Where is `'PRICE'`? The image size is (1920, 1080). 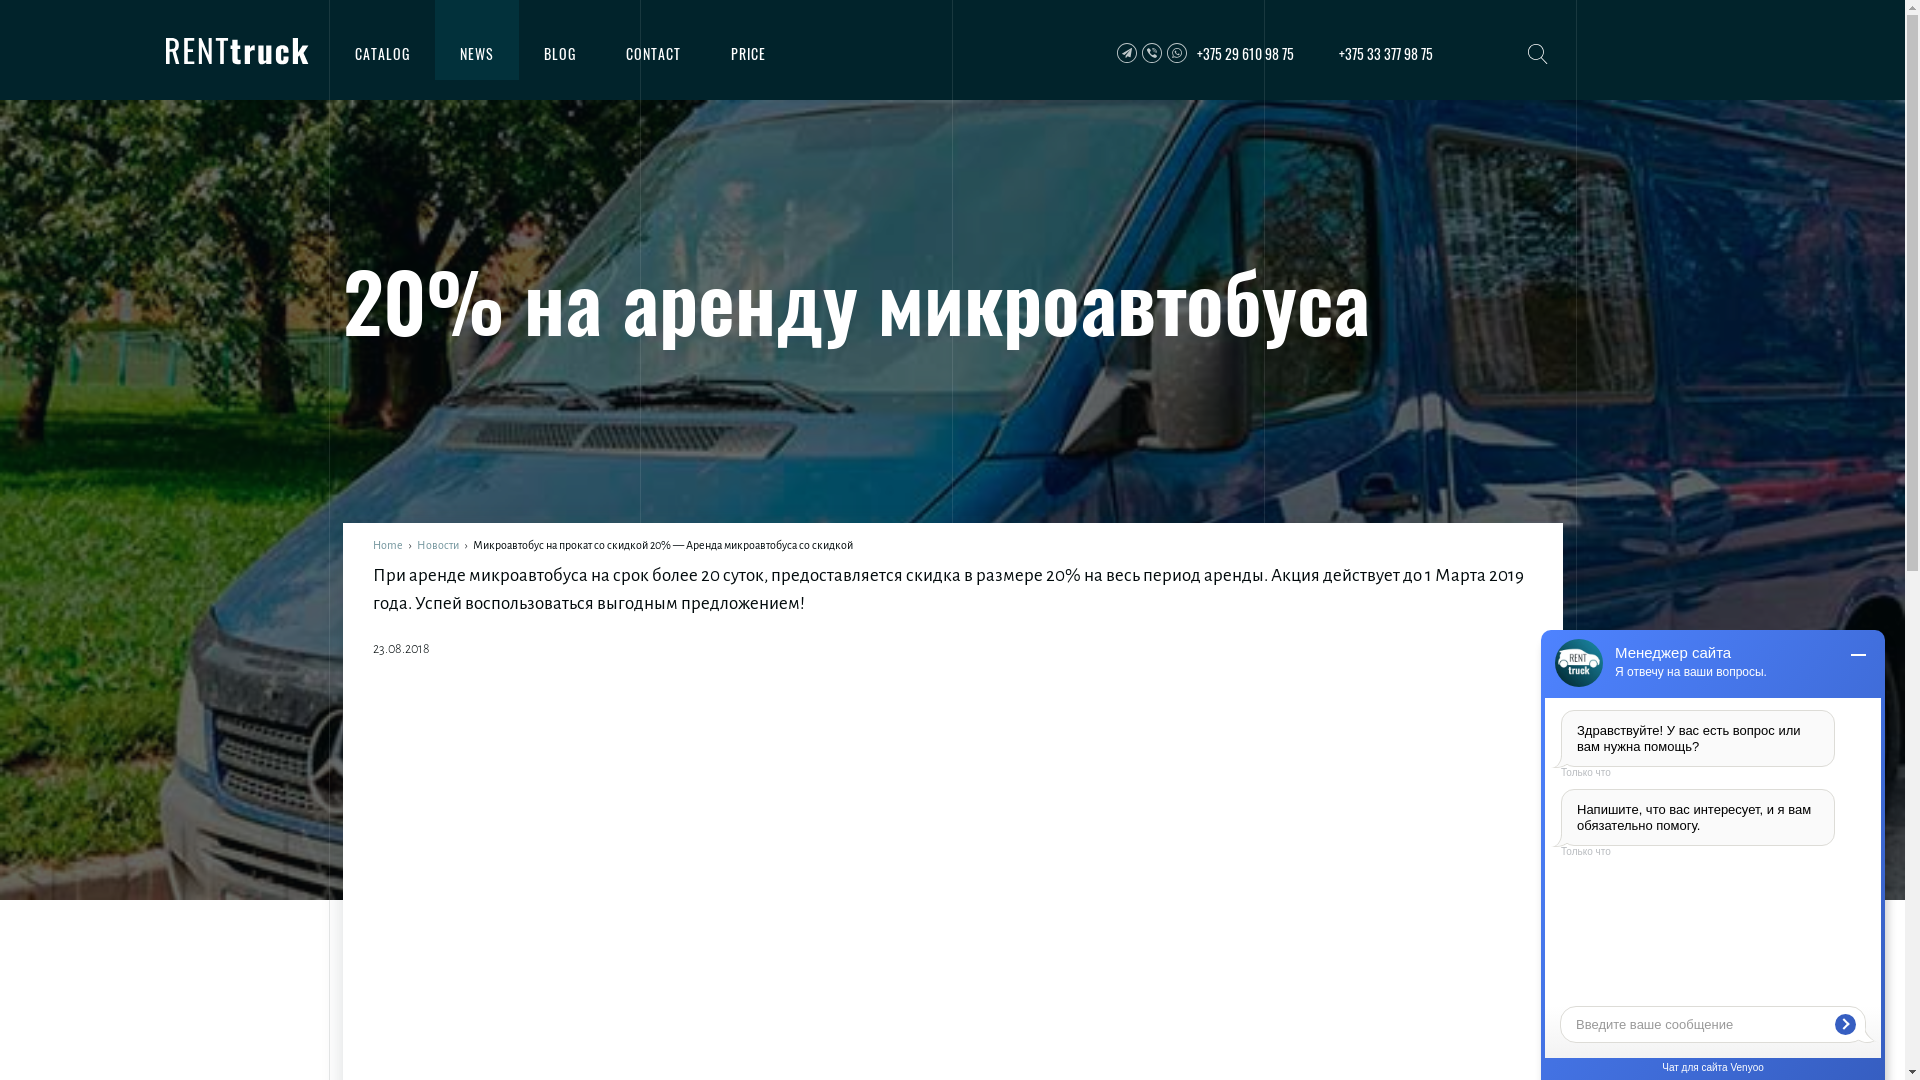
'PRICE' is located at coordinates (705, 49).